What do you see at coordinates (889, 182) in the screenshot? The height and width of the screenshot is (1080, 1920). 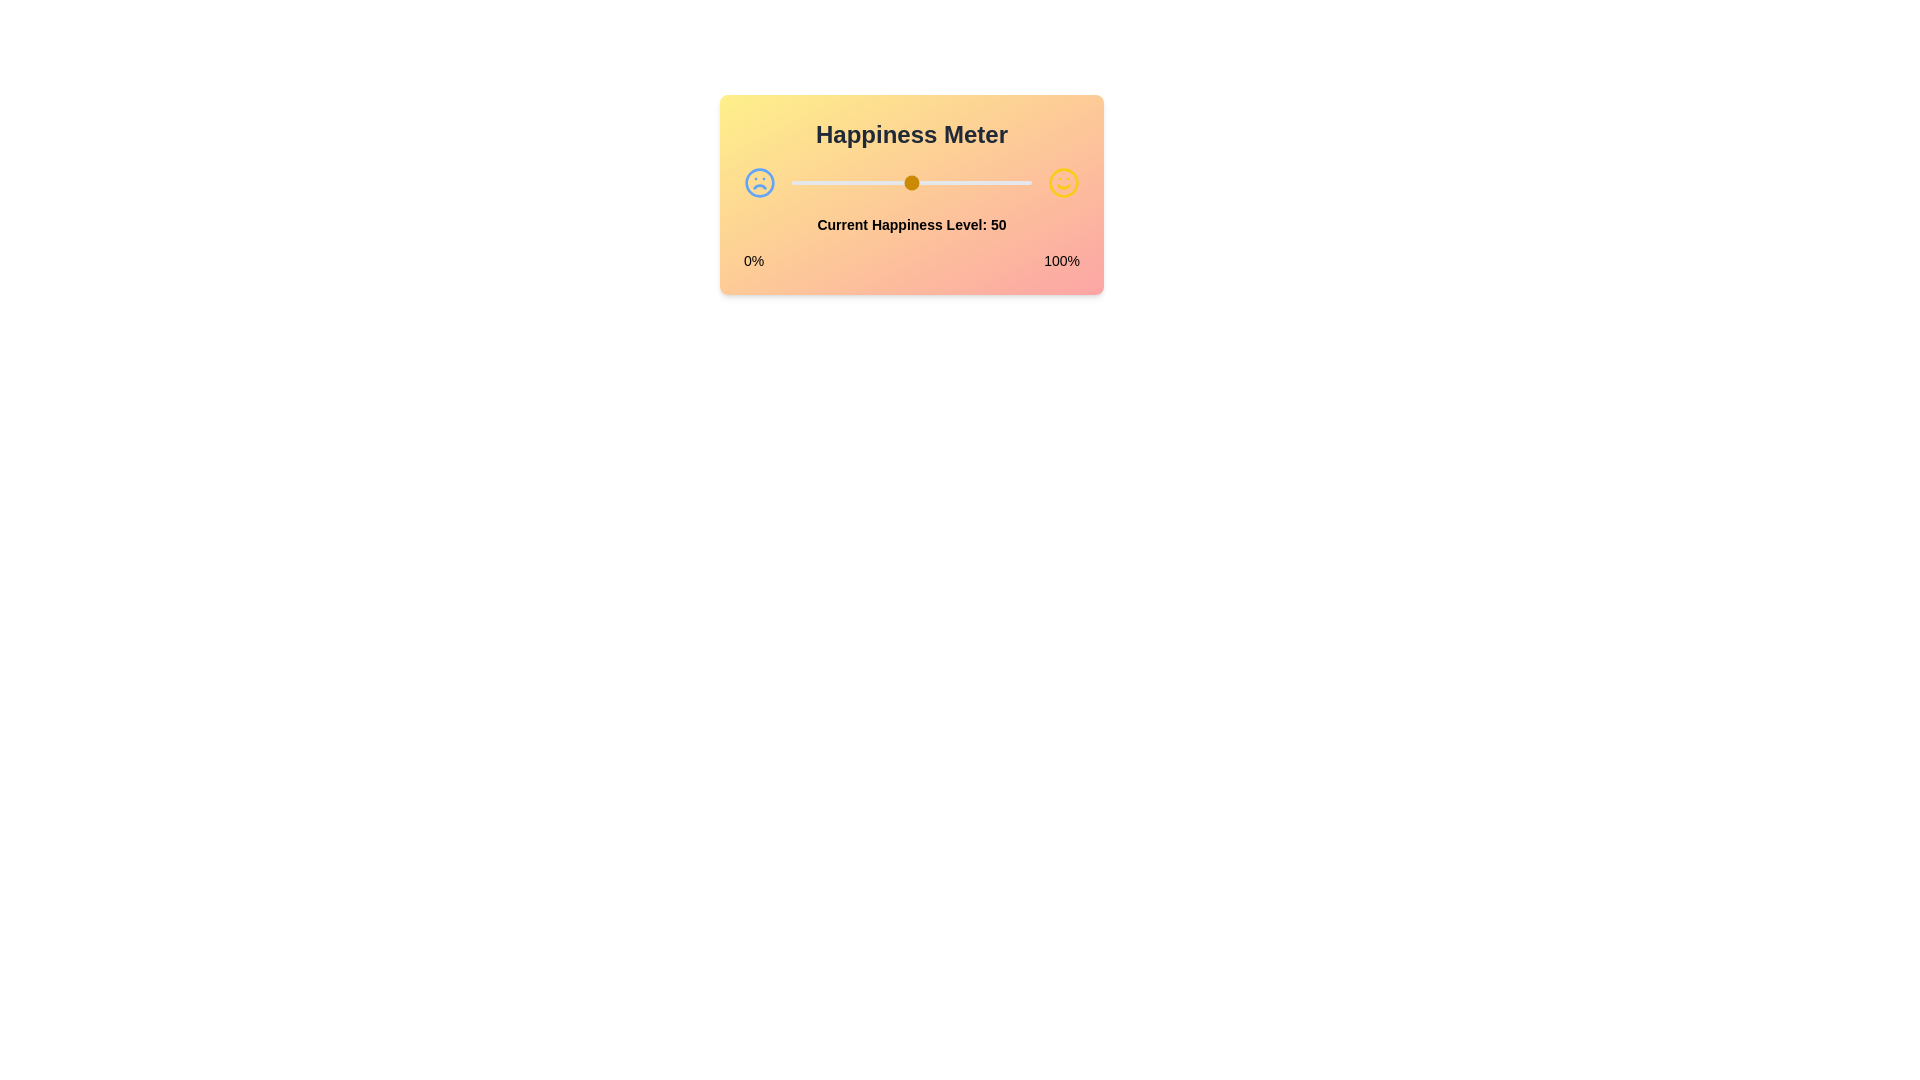 I see `the happiness level to 41 by dragging the slider` at bounding box center [889, 182].